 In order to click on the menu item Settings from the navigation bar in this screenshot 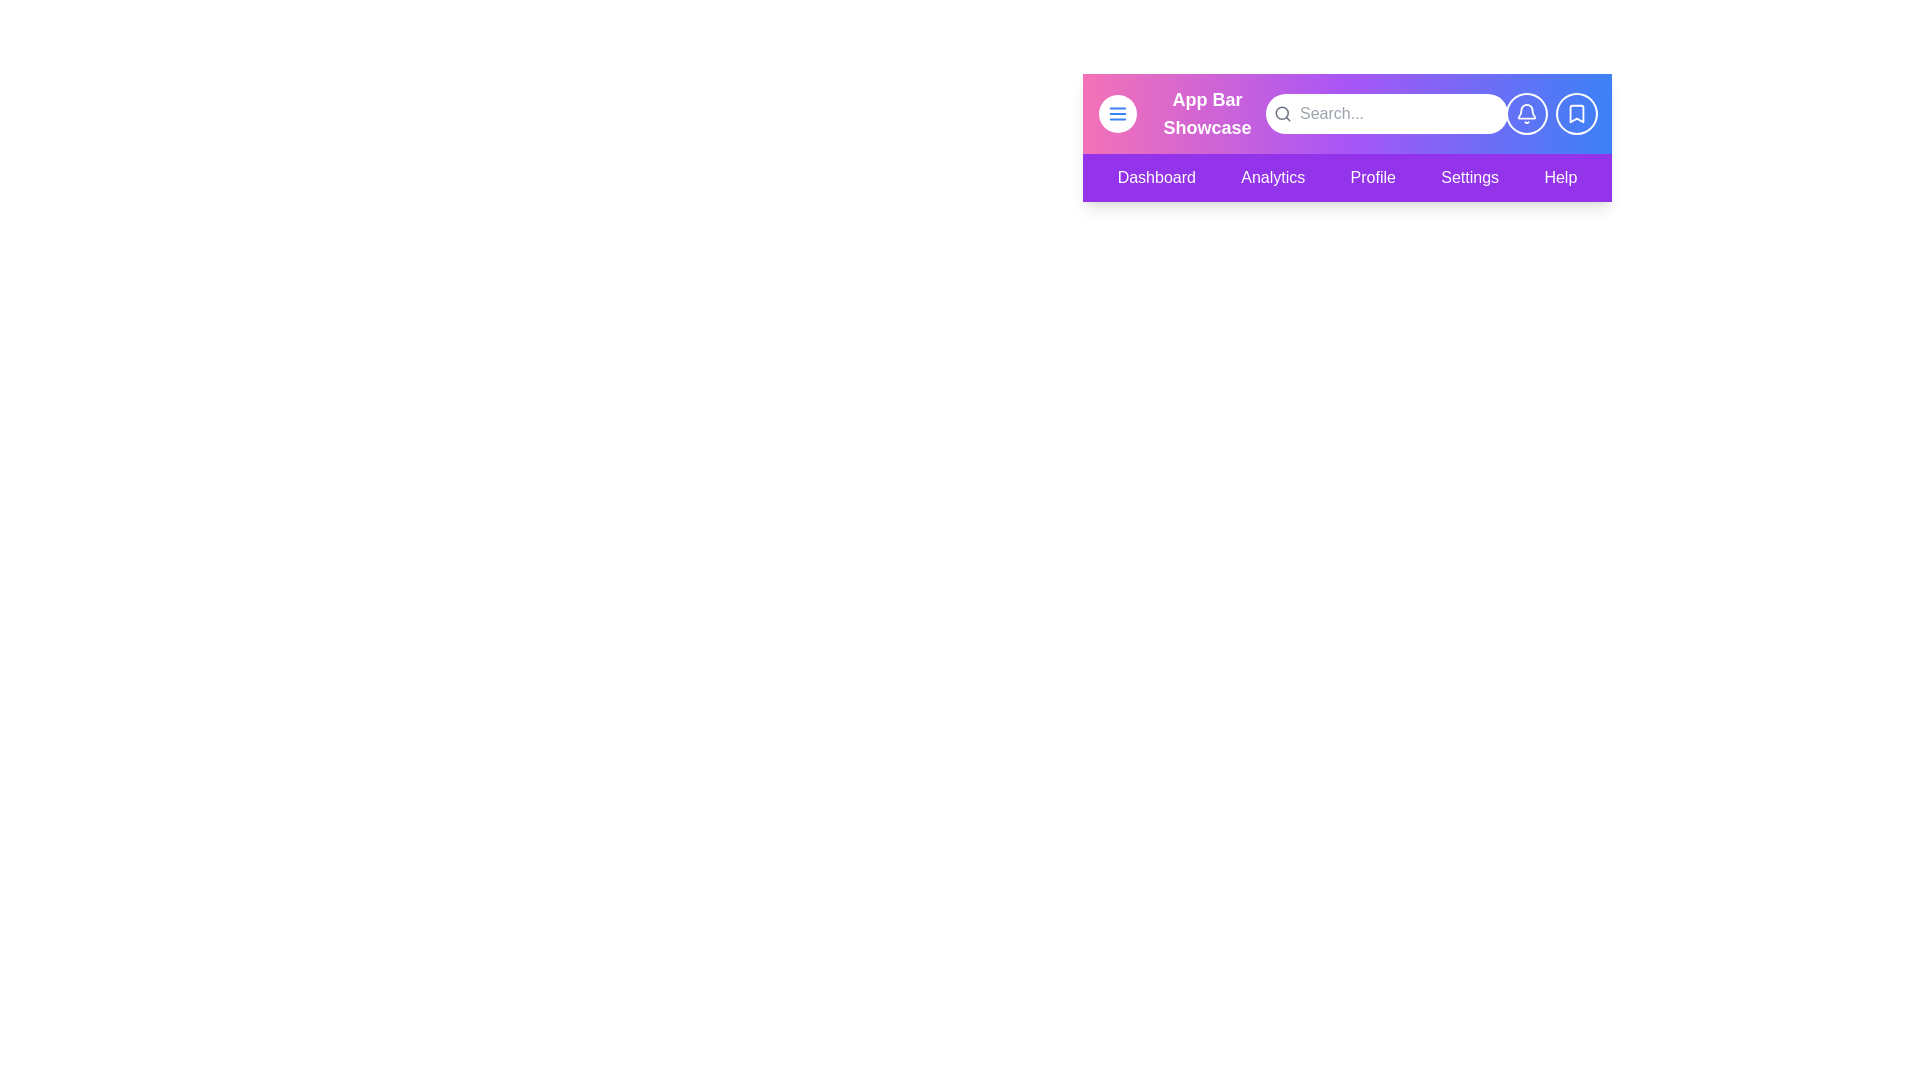, I will do `click(1470, 176)`.